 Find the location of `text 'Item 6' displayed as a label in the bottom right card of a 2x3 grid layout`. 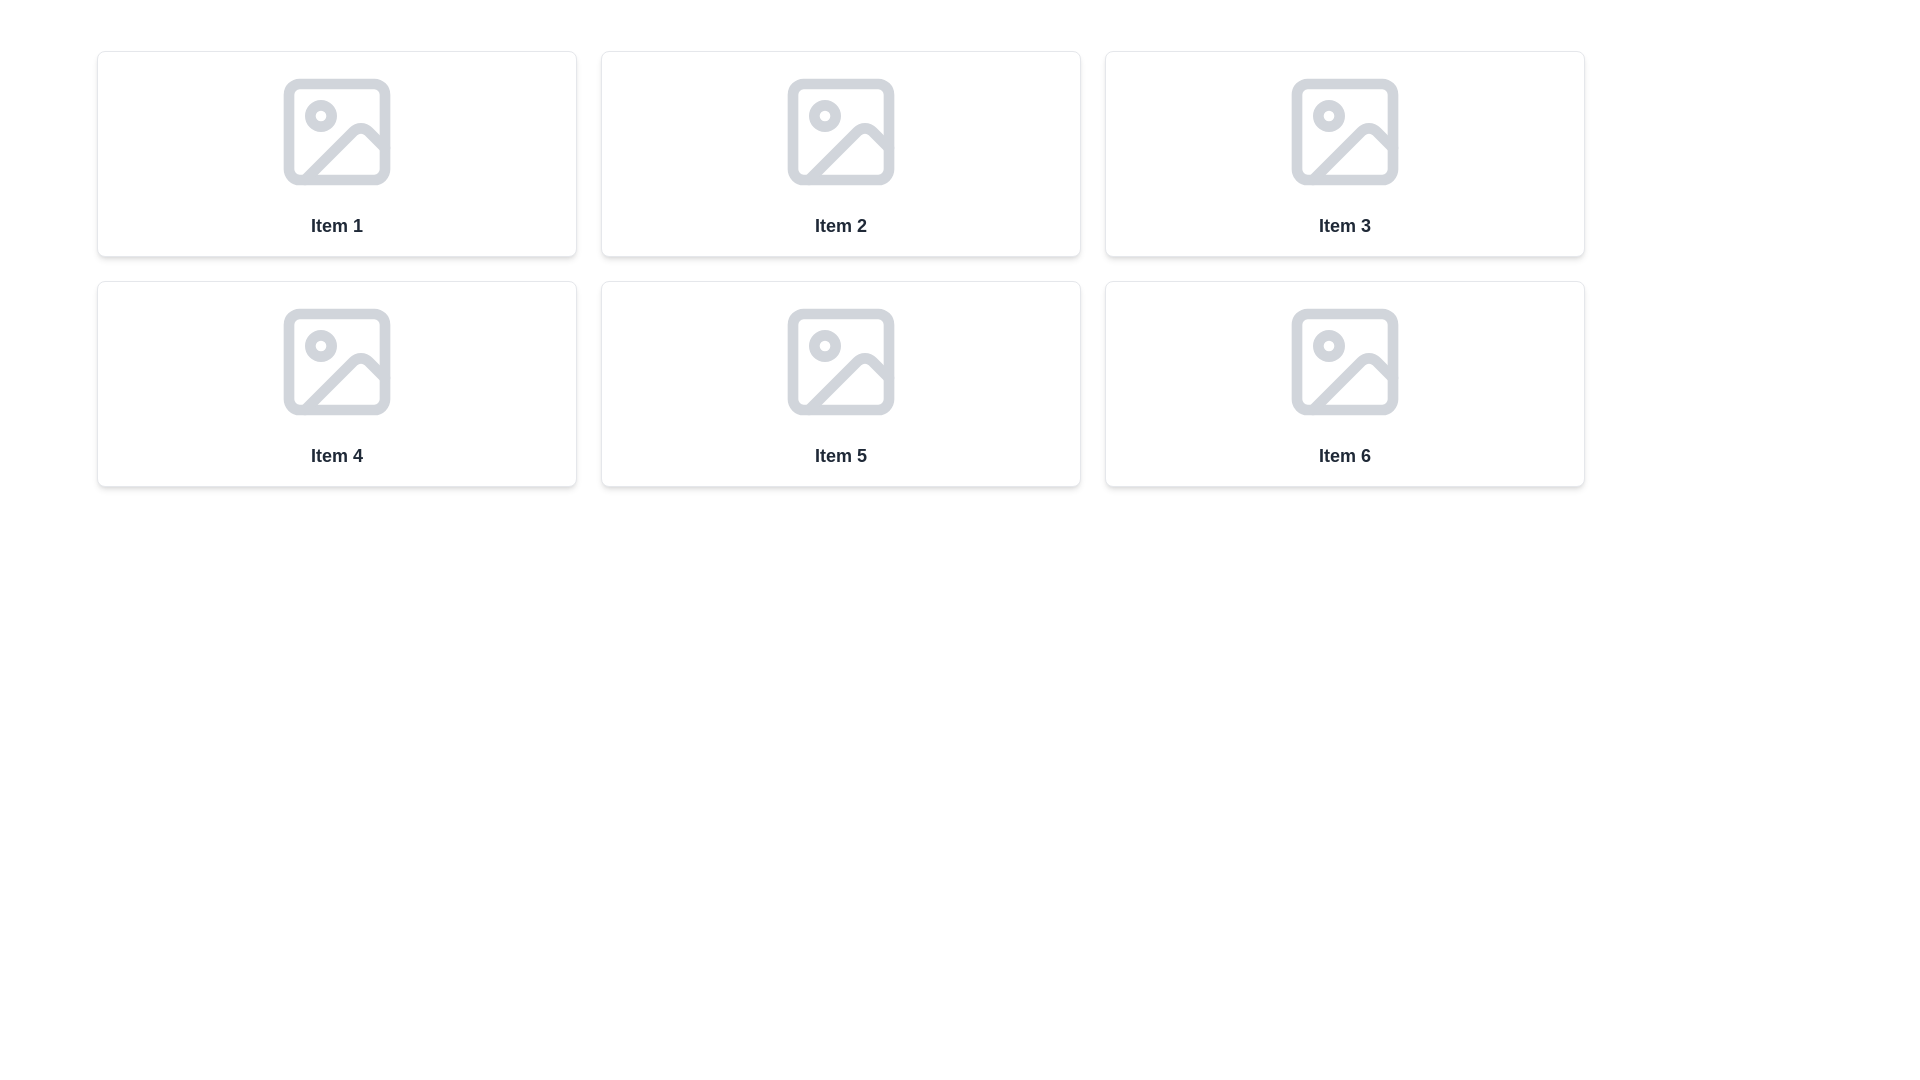

text 'Item 6' displayed as a label in the bottom right card of a 2x3 grid layout is located at coordinates (1344, 455).